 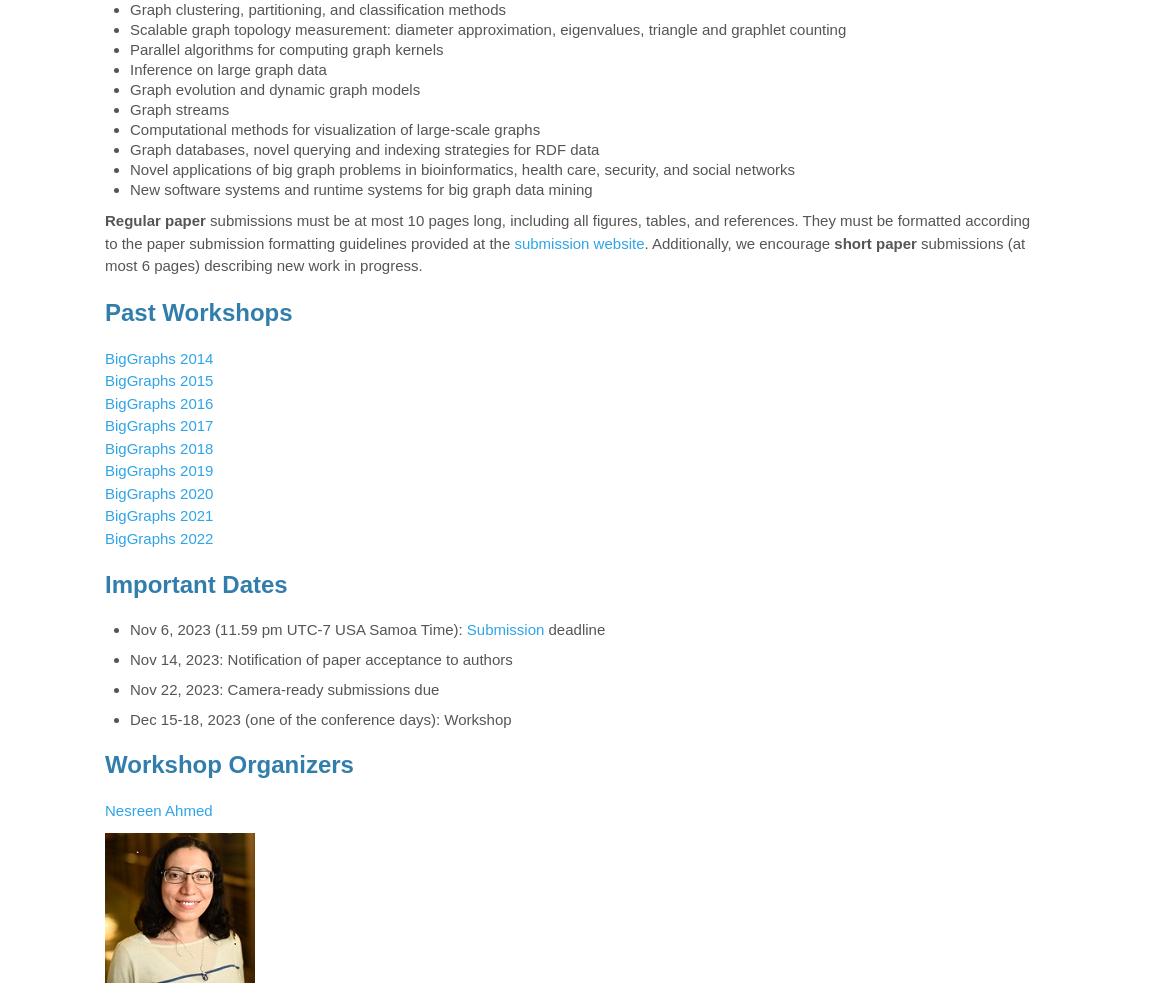 What do you see at coordinates (462, 169) in the screenshot?
I see `'Novel applications of big graph problems in bioinformatics, health care, security, and social networks'` at bounding box center [462, 169].